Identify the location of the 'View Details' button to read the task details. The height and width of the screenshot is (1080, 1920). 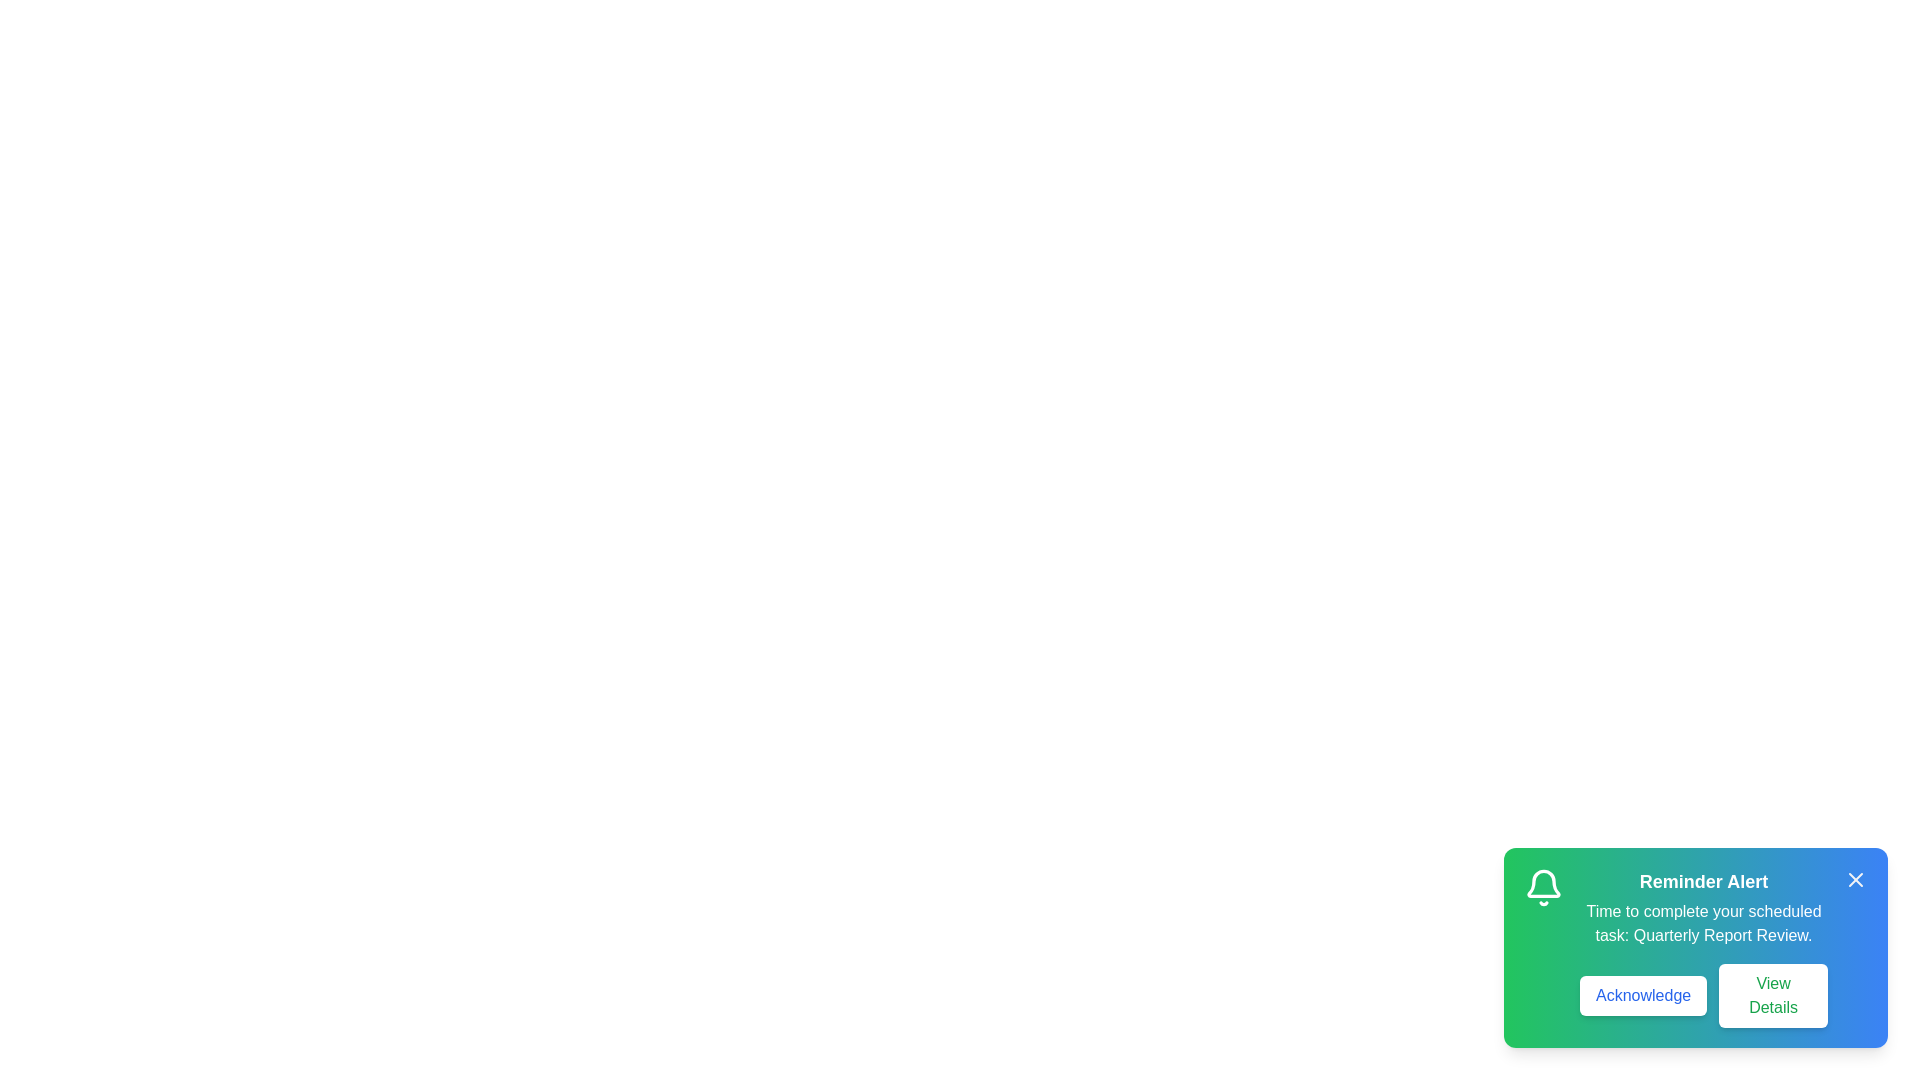
(1772, 995).